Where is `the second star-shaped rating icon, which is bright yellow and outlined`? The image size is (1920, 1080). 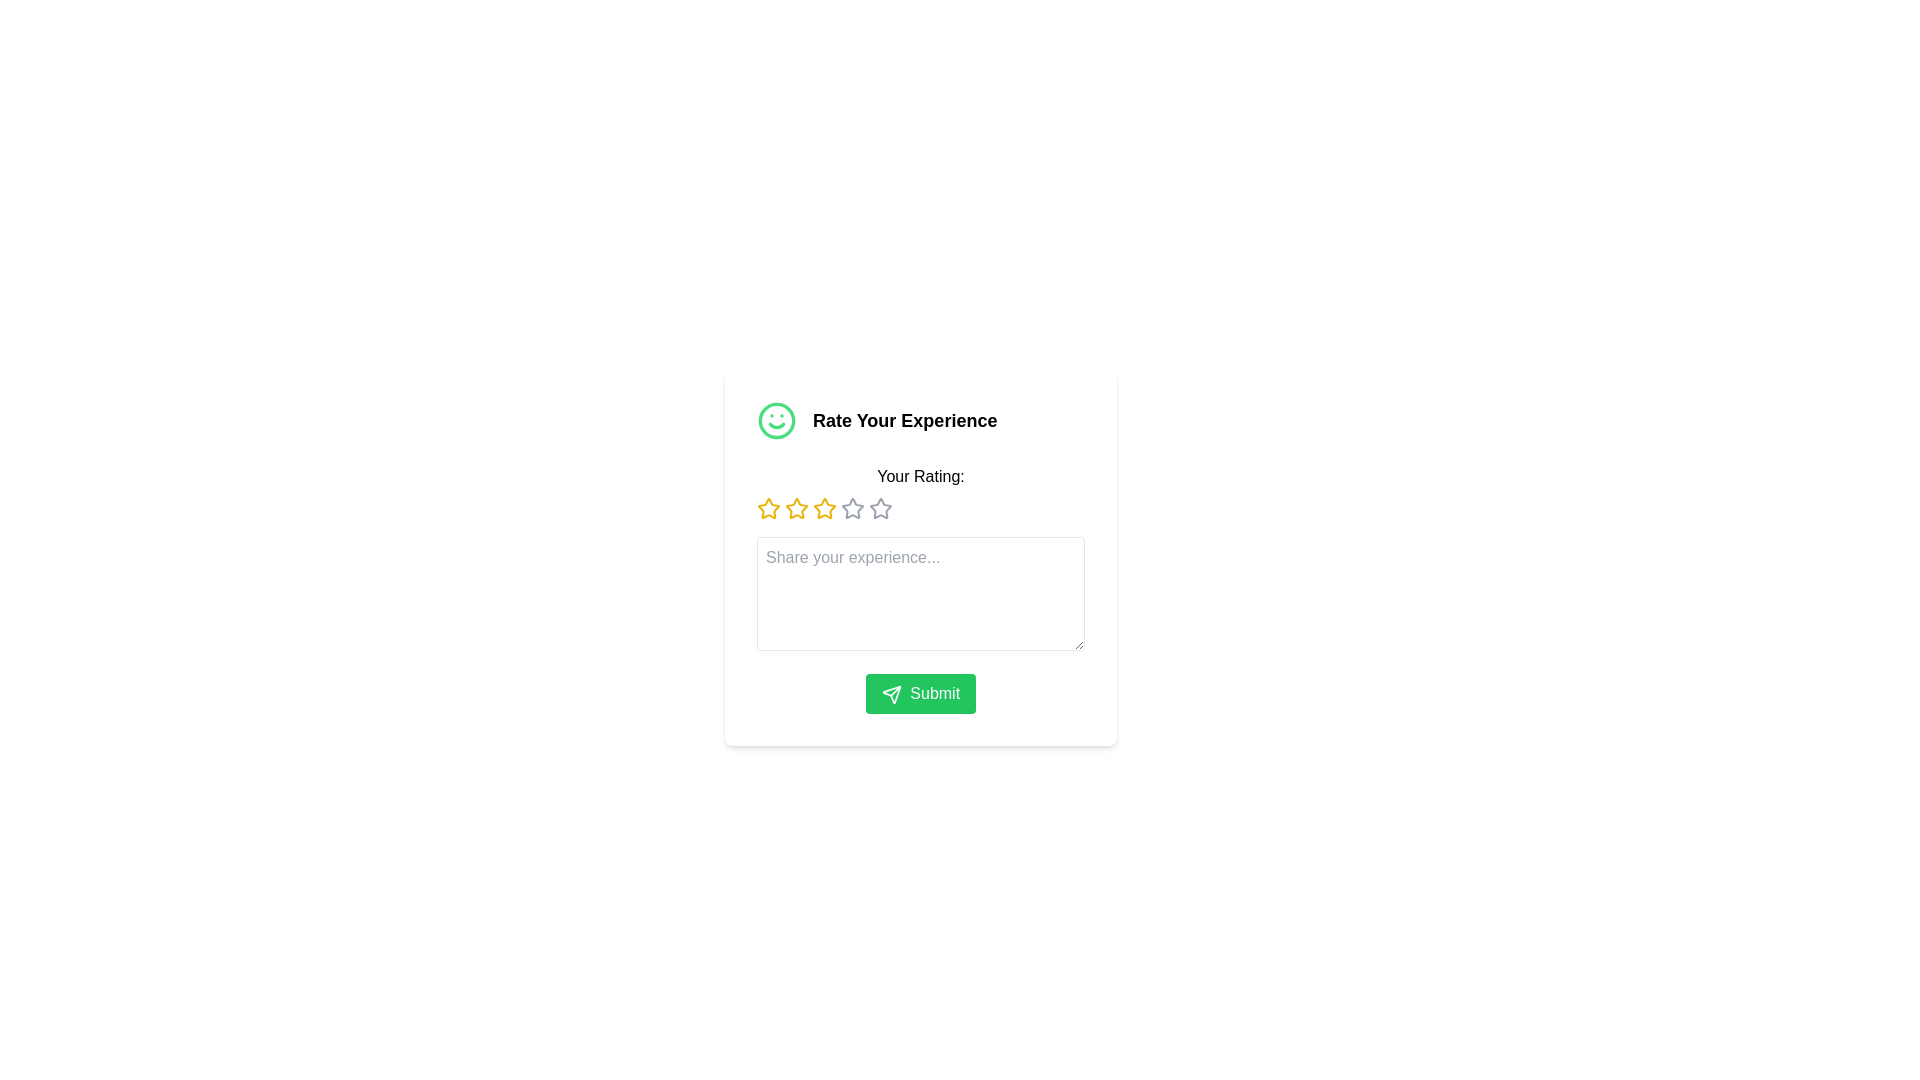 the second star-shaped rating icon, which is bright yellow and outlined is located at coordinates (795, 507).